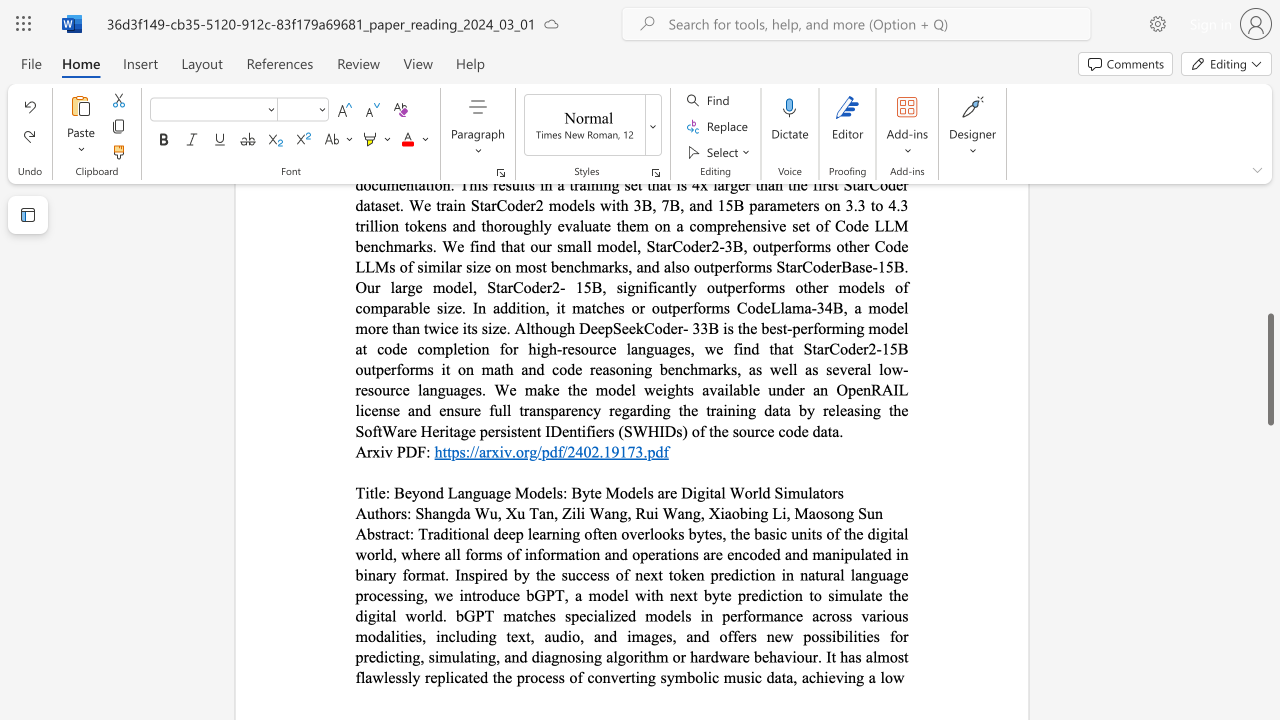 The height and width of the screenshot is (720, 1280). Describe the element at coordinates (529, 451) in the screenshot. I see `the subset text "g/pdf/2402.19173." within the text "https://arxiv.org/pdf/2402.19173.pdf"` at that location.